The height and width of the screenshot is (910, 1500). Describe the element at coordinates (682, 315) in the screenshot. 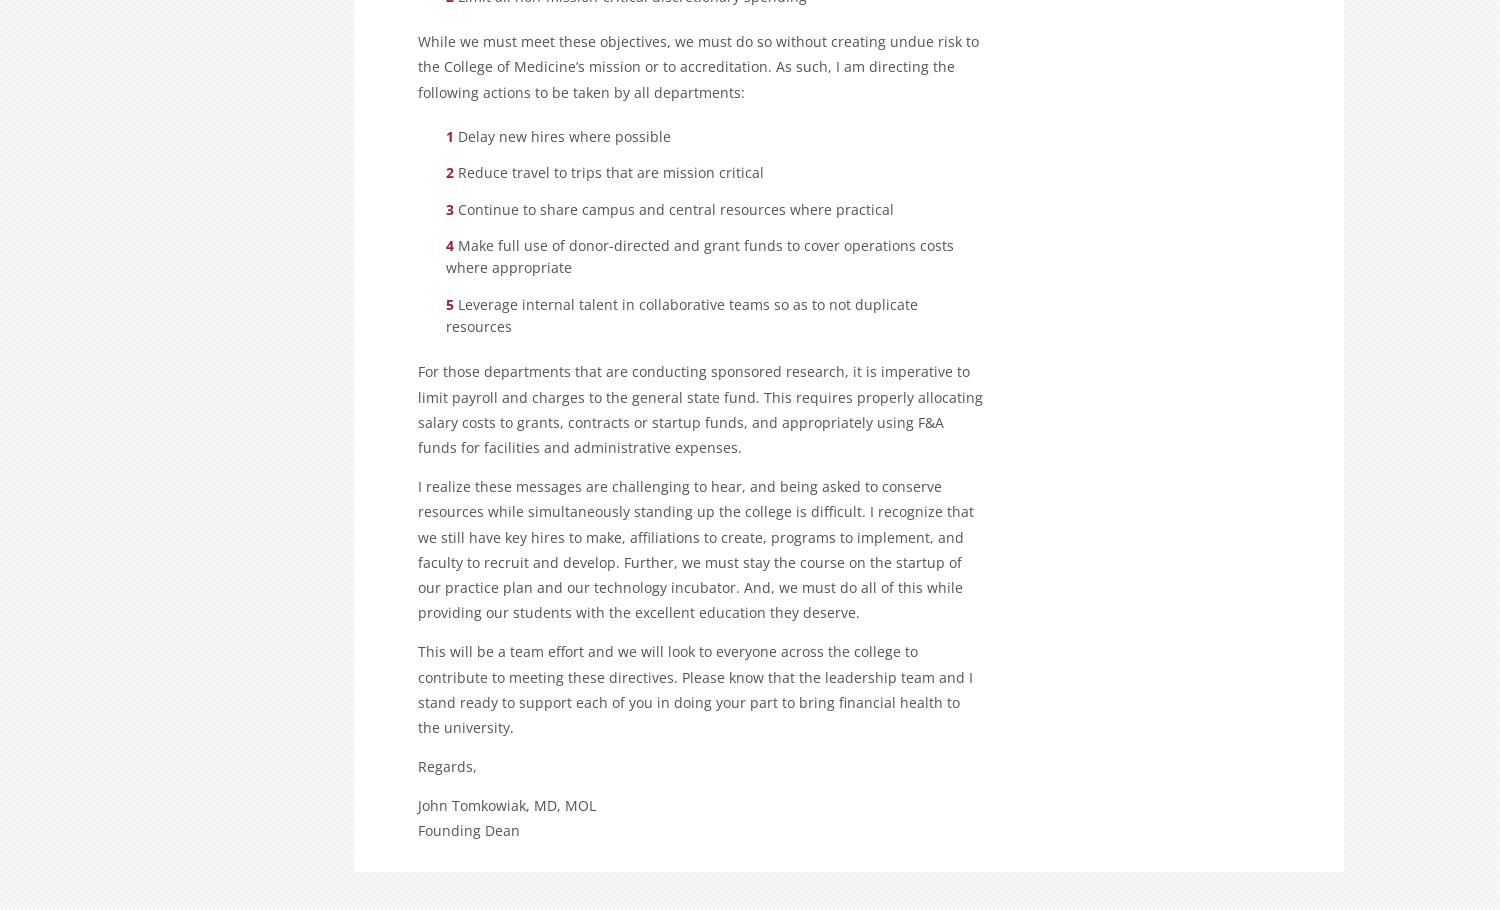

I see `'Leverage internal talent in collaborative teams so as to not duplicate resources'` at that location.